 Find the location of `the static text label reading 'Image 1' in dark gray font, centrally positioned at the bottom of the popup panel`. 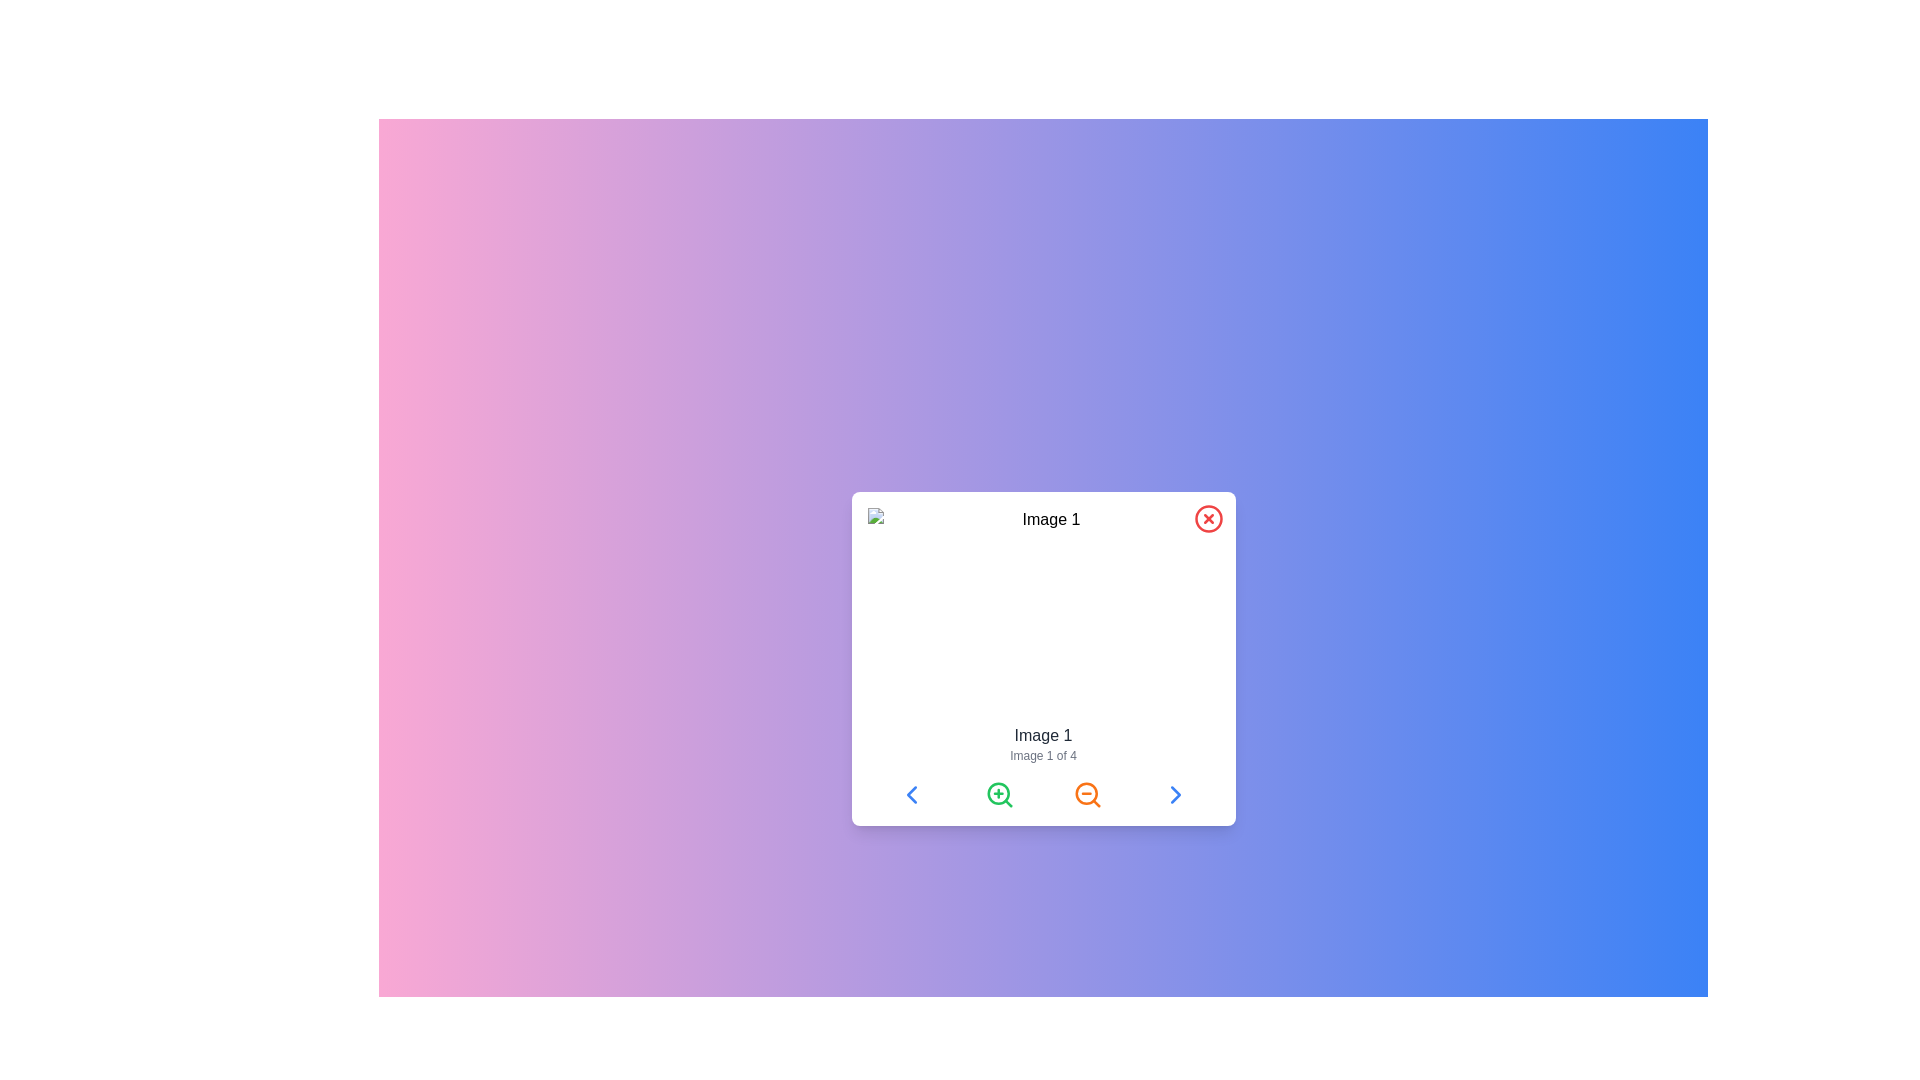

the static text label reading 'Image 1' in dark gray font, centrally positioned at the bottom of the popup panel is located at coordinates (1042, 736).